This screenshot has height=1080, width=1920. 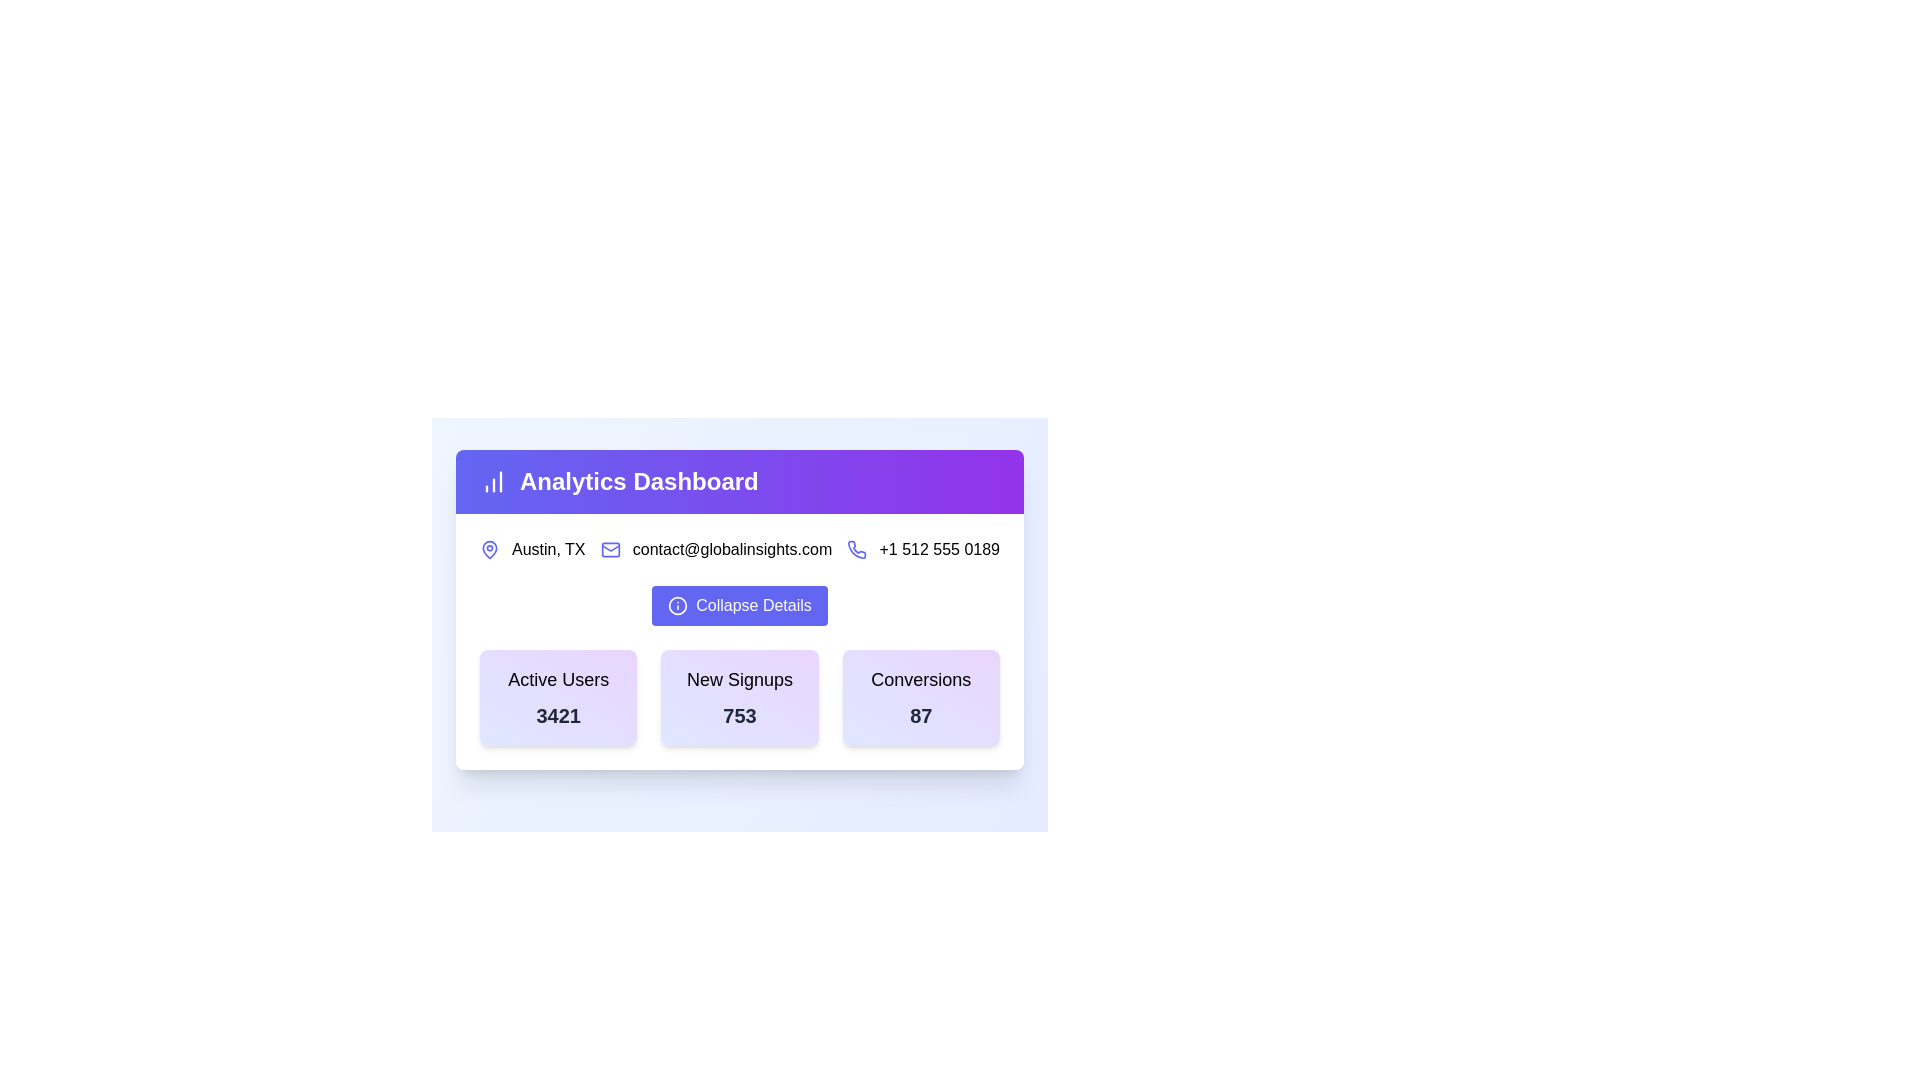 I want to click on the static text displaying the phone number '+1 512 555 0189' located in the top-right corner below the 'Analytics Dashboard' header, so click(x=938, y=550).